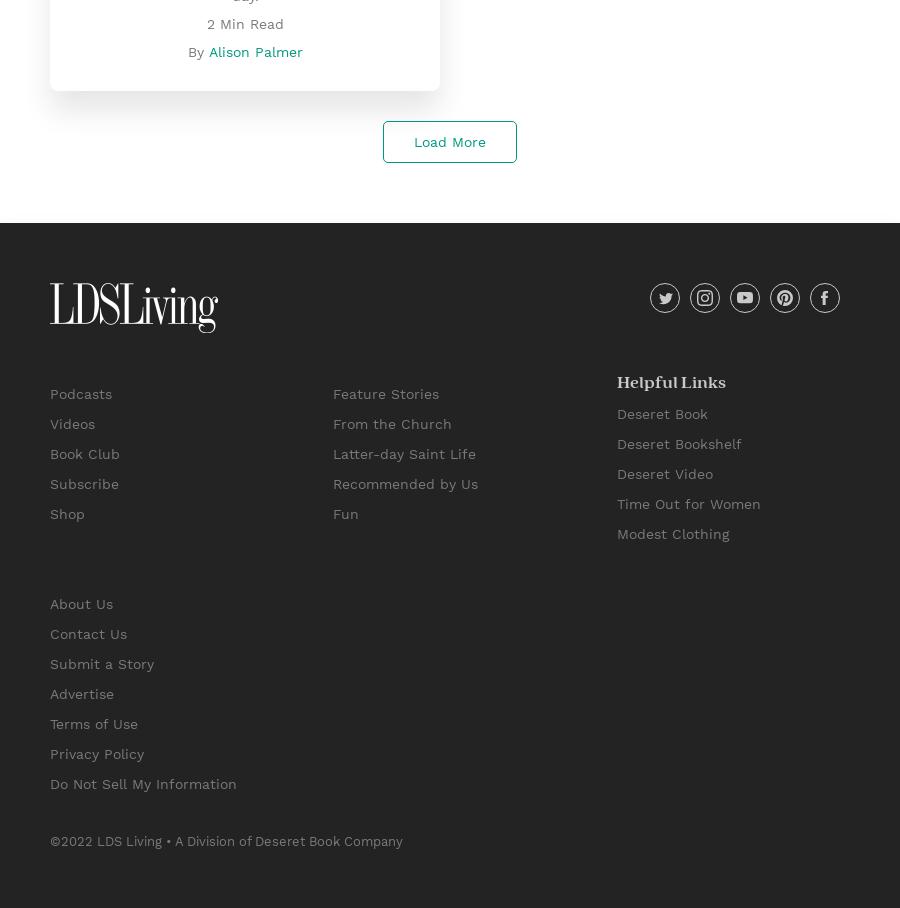 This screenshot has height=908, width=900. Describe the element at coordinates (677, 443) in the screenshot. I see `'Deseret Bookshelf'` at that location.